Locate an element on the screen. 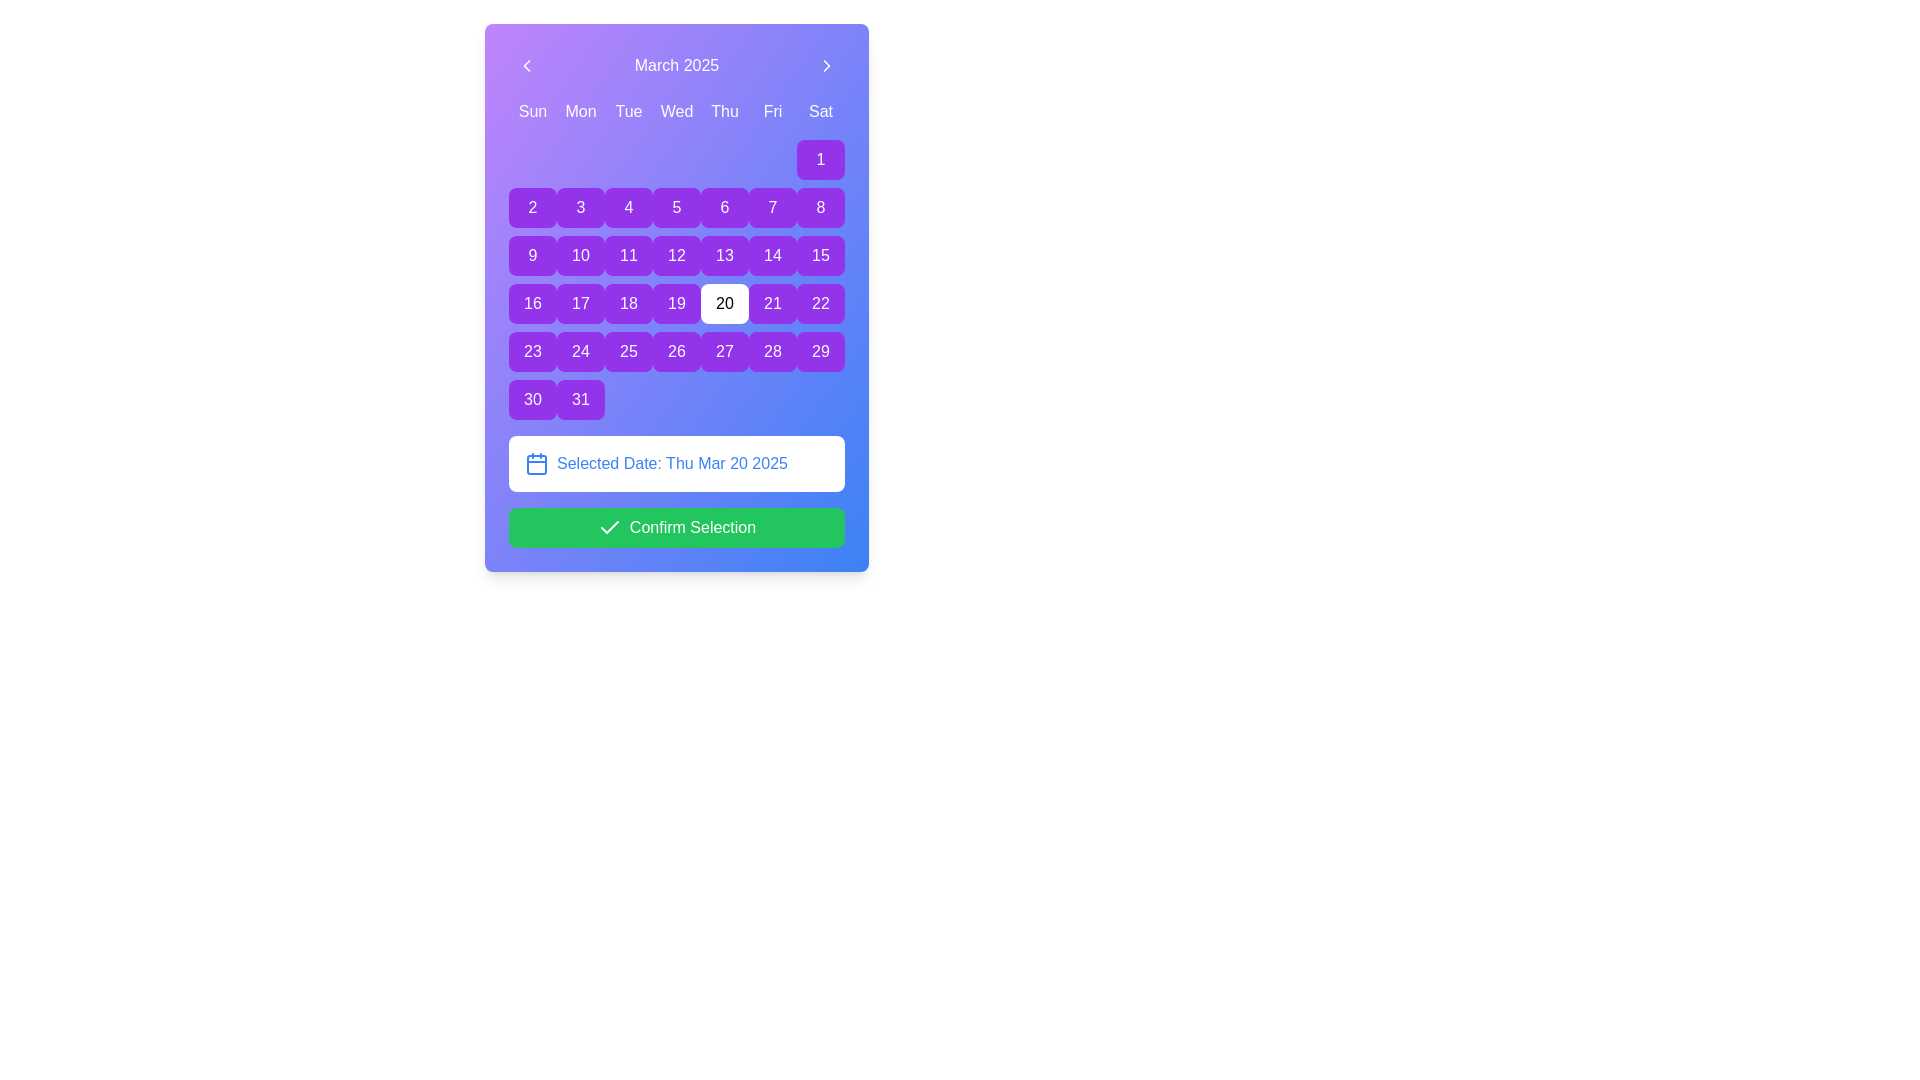  the calendar icon located to the left of the text 'Selected Date: Thu Mar 20 2025' is located at coordinates (537, 463).